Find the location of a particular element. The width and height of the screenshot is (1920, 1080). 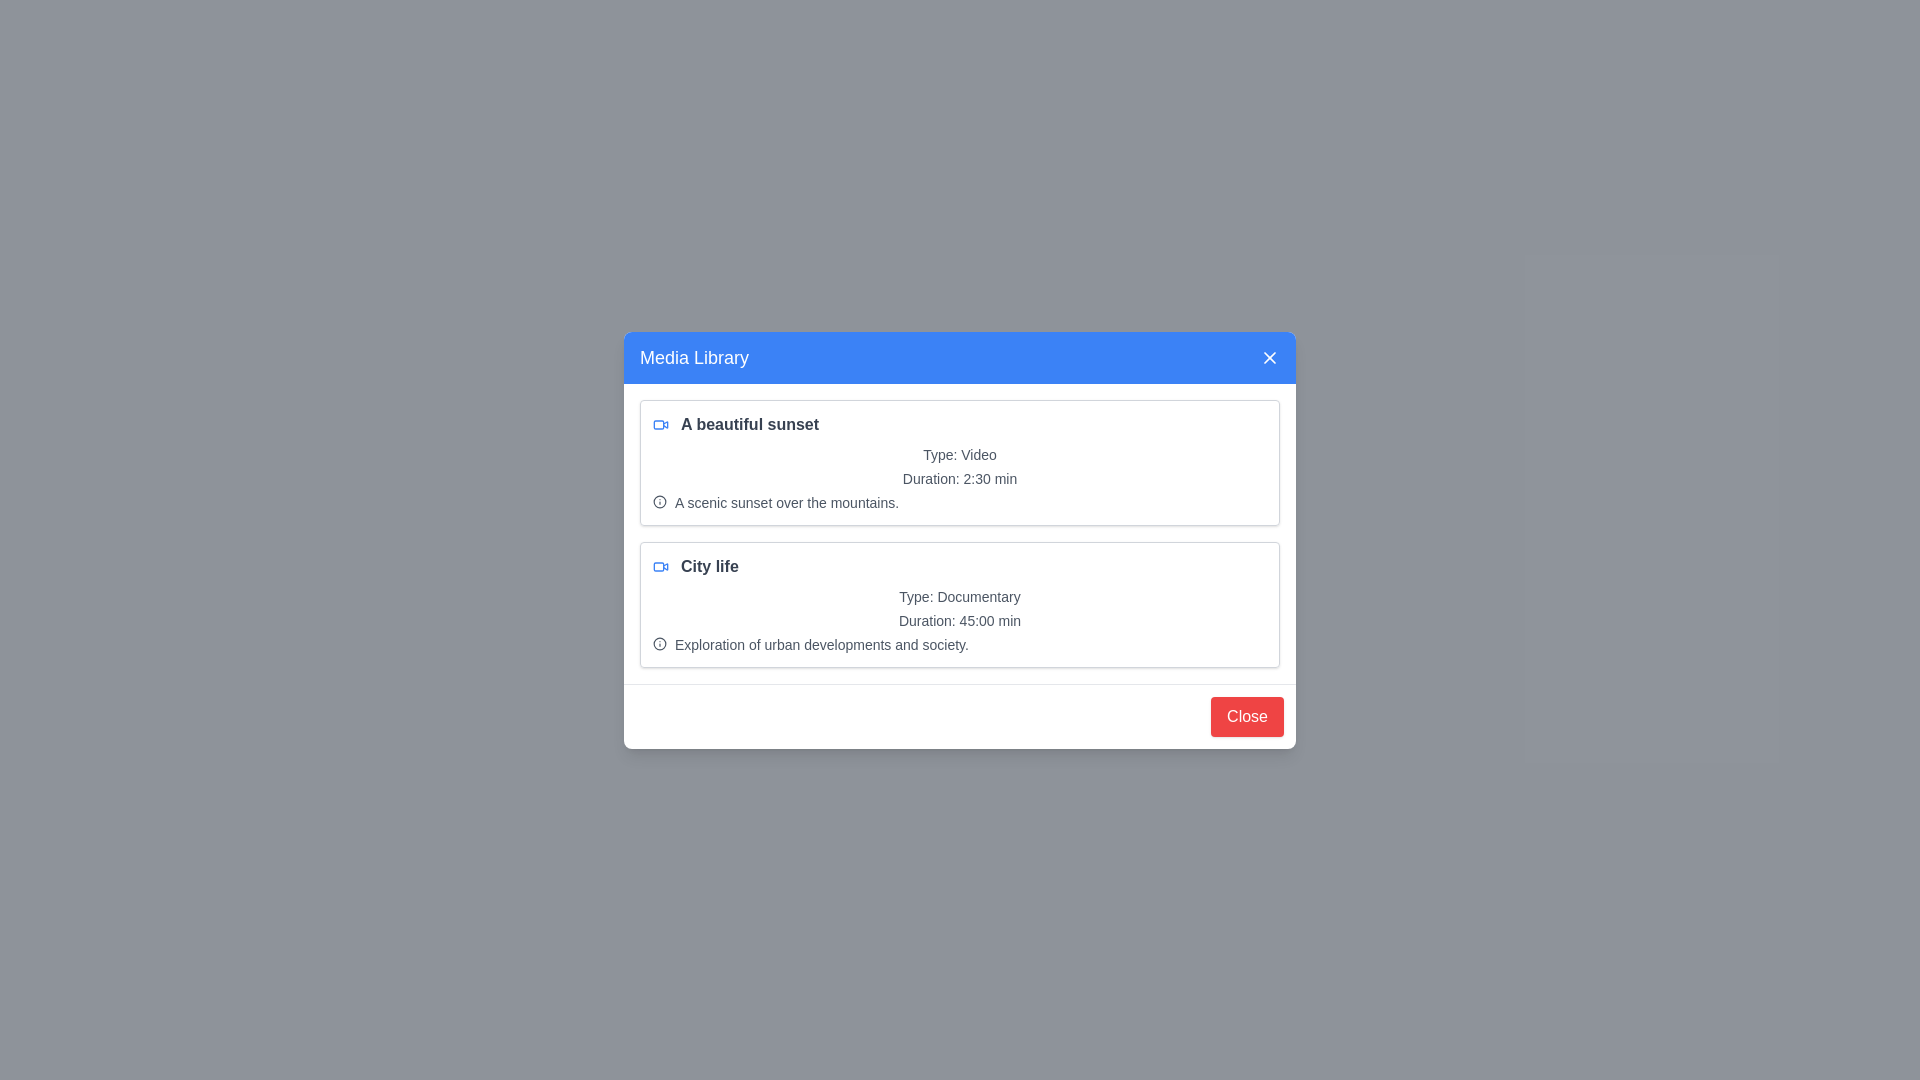

the text label that describes the media content type 'Video' associated with the title 'A beautiful sunset', which is located above the text 'Duration: 2:30 min' is located at coordinates (960, 454).